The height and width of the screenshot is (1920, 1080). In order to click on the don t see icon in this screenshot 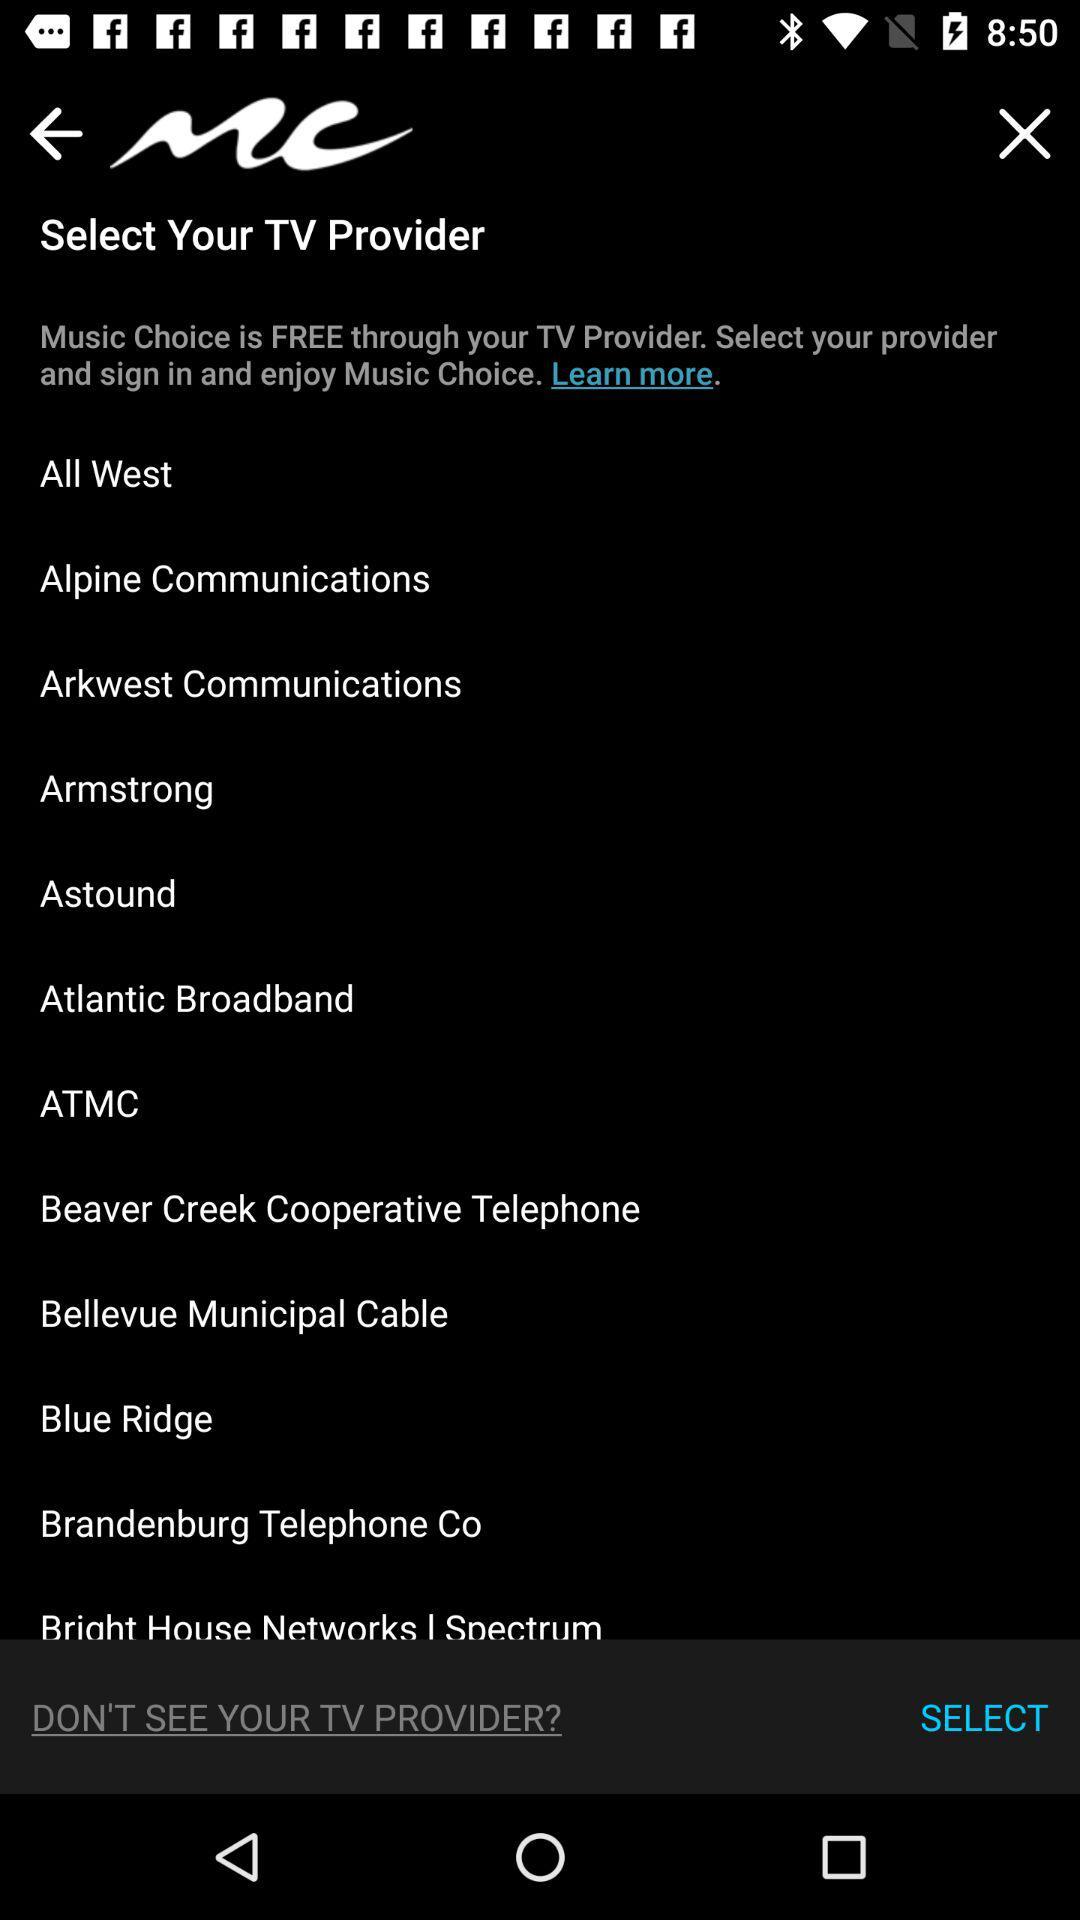, I will do `click(296, 1715)`.